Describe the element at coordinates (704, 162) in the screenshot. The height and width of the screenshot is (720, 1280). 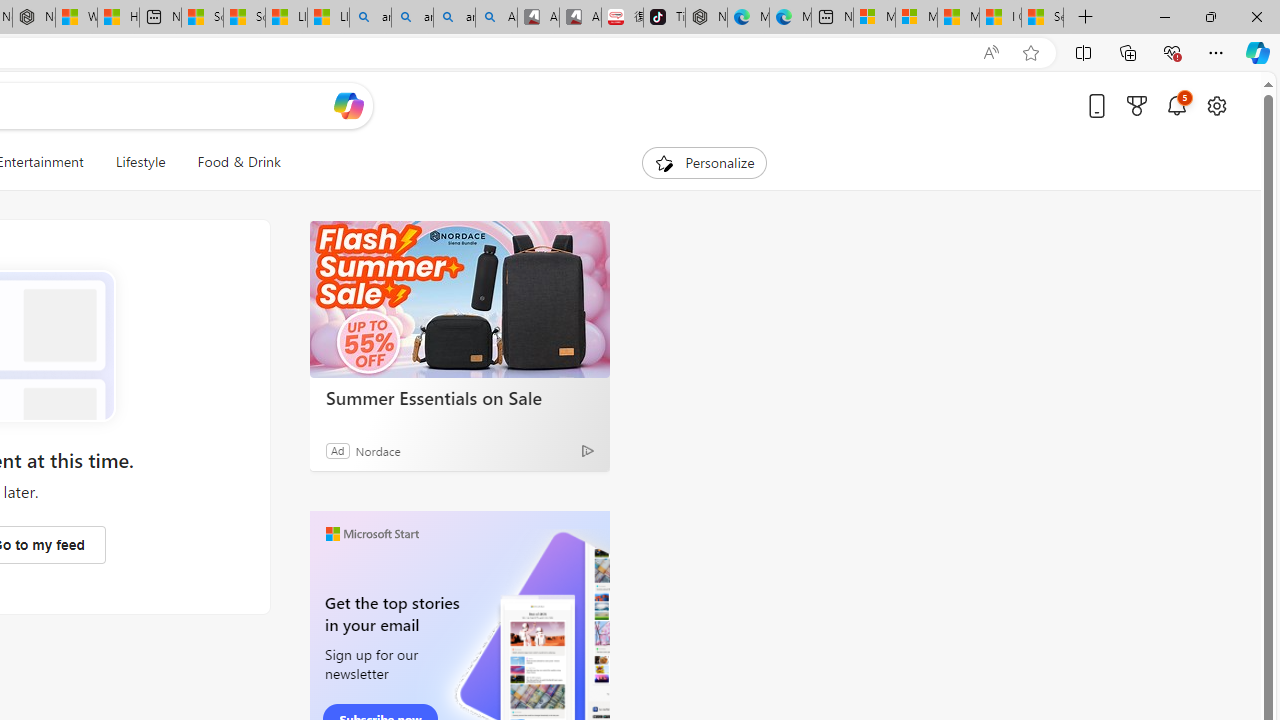
I see `'Personalize'` at that location.